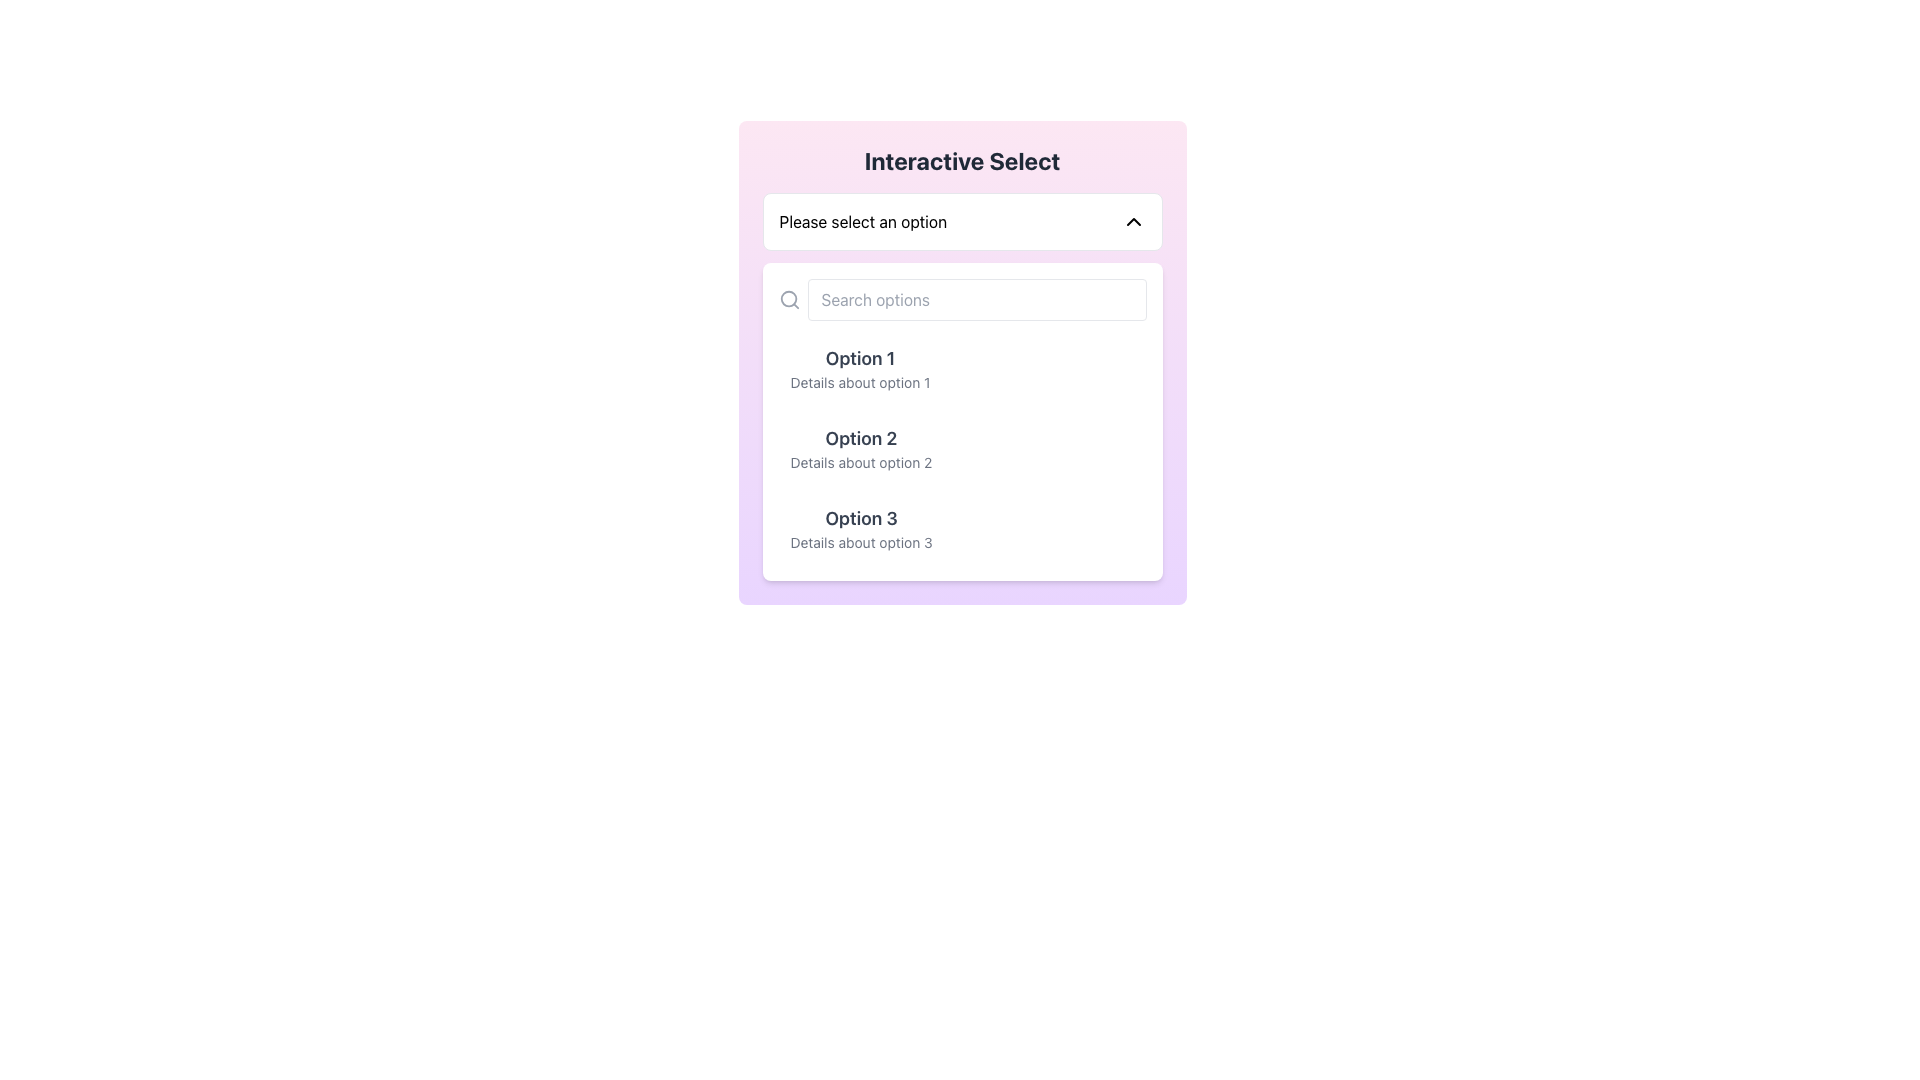 Image resolution: width=1920 pixels, height=1080 pixels. I want to click on the second selectable option in the list, so click(962, 447).